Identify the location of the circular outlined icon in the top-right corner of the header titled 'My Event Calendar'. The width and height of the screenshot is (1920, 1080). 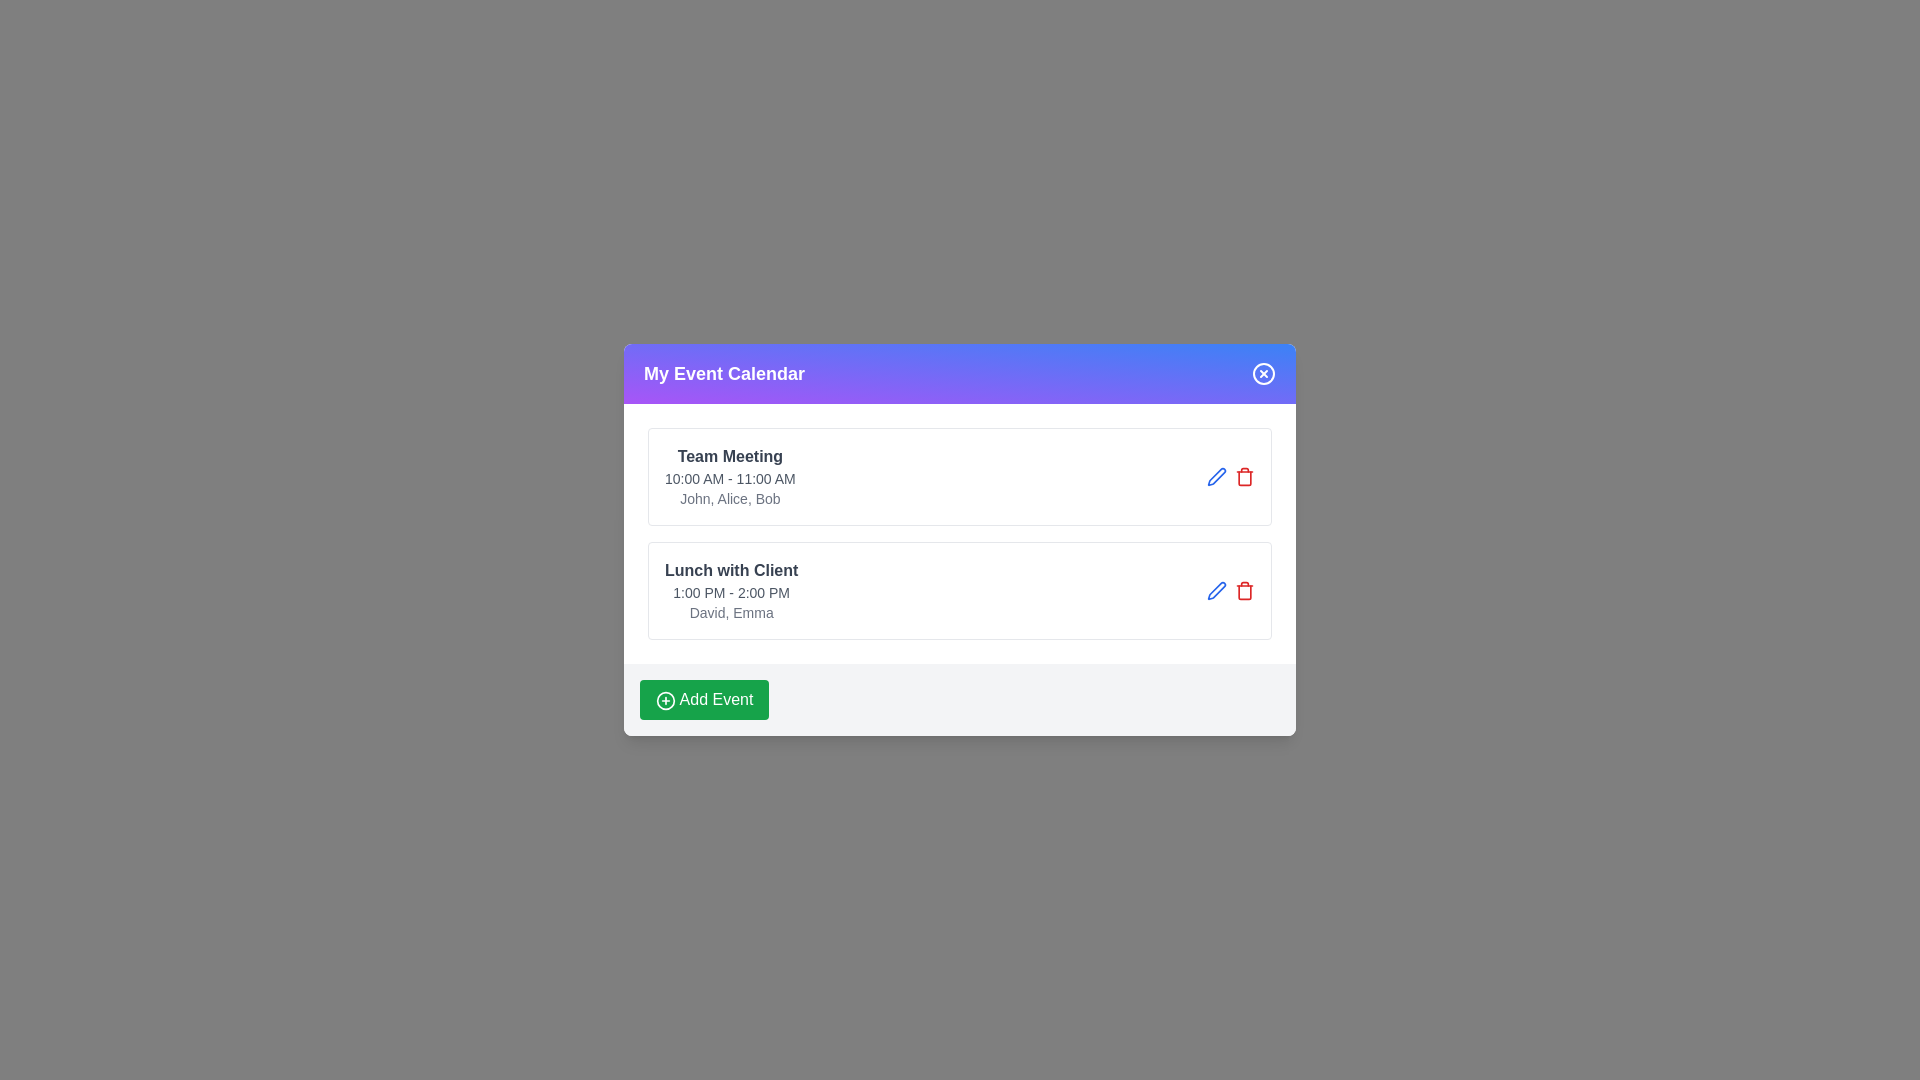
(1262, 374).